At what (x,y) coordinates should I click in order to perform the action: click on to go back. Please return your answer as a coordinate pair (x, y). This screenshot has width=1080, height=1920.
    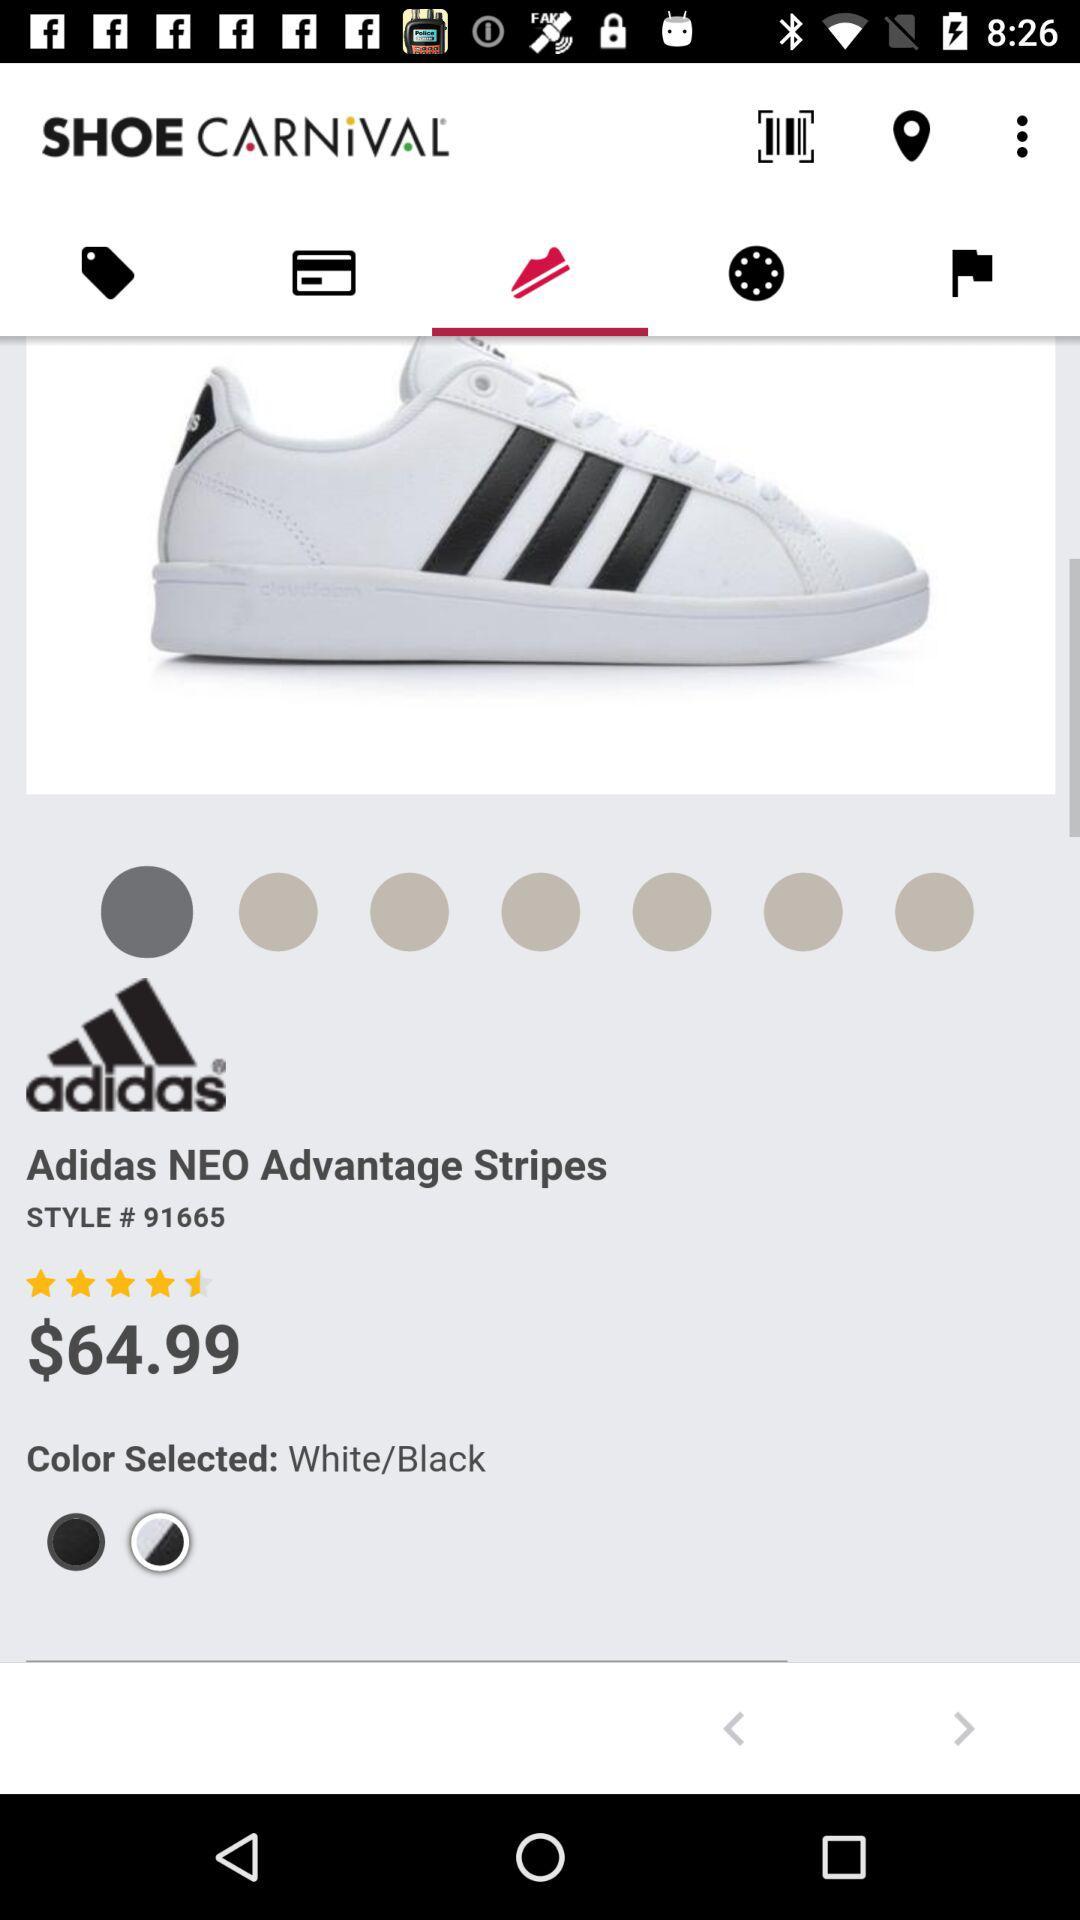
    Looking at the image, I should click on (733, 1727).